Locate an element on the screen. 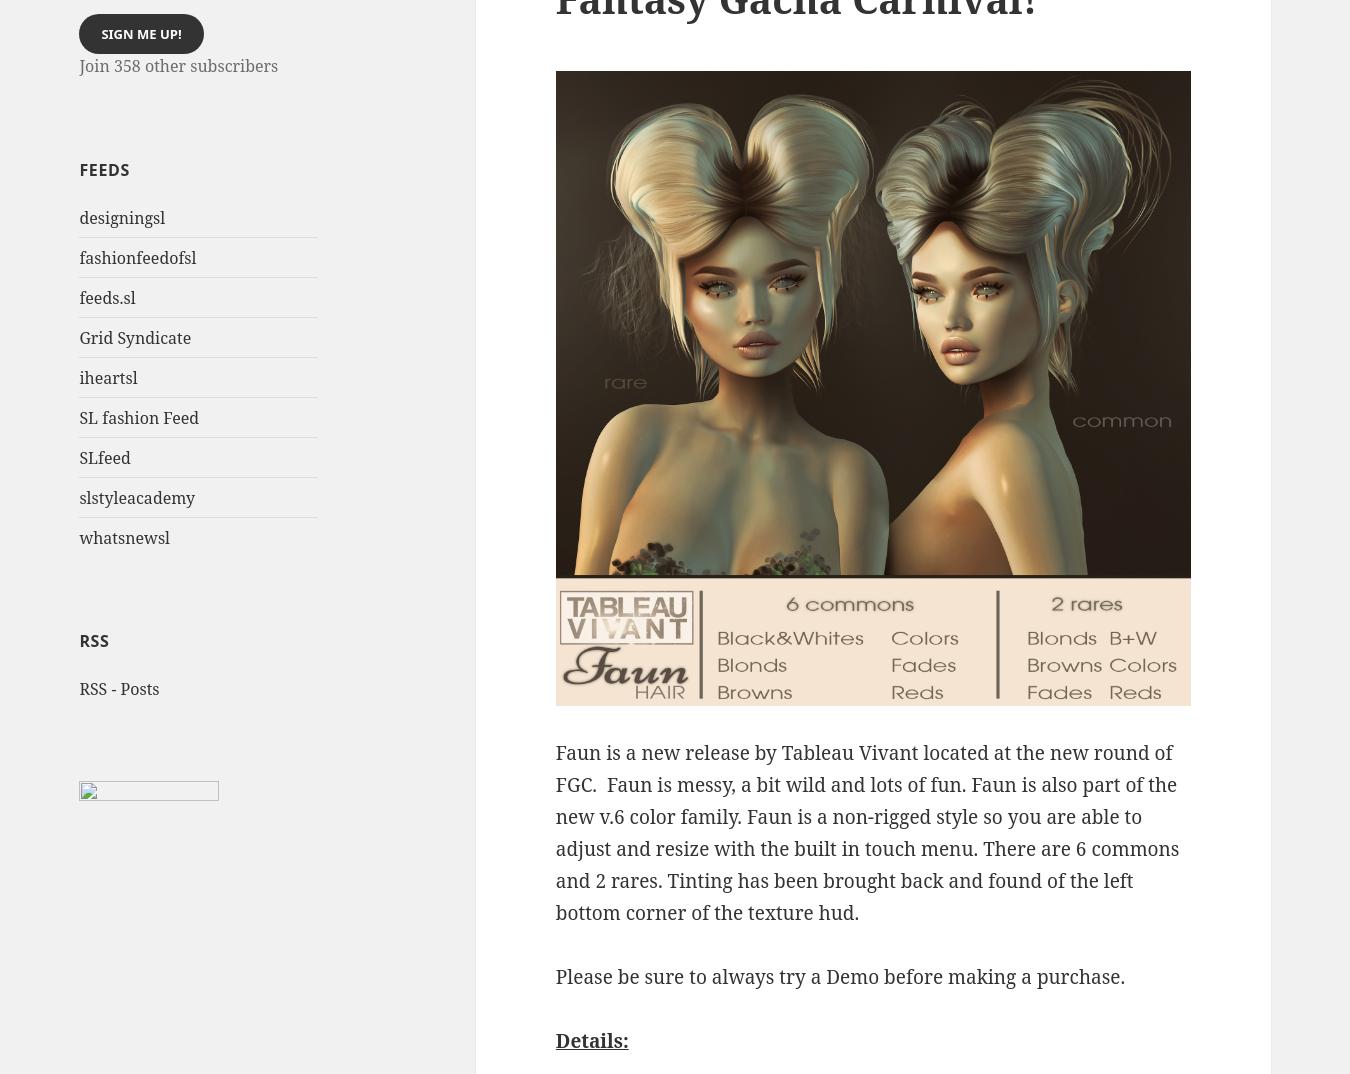  'Sign me up!' is located at coordinates (140, 33).